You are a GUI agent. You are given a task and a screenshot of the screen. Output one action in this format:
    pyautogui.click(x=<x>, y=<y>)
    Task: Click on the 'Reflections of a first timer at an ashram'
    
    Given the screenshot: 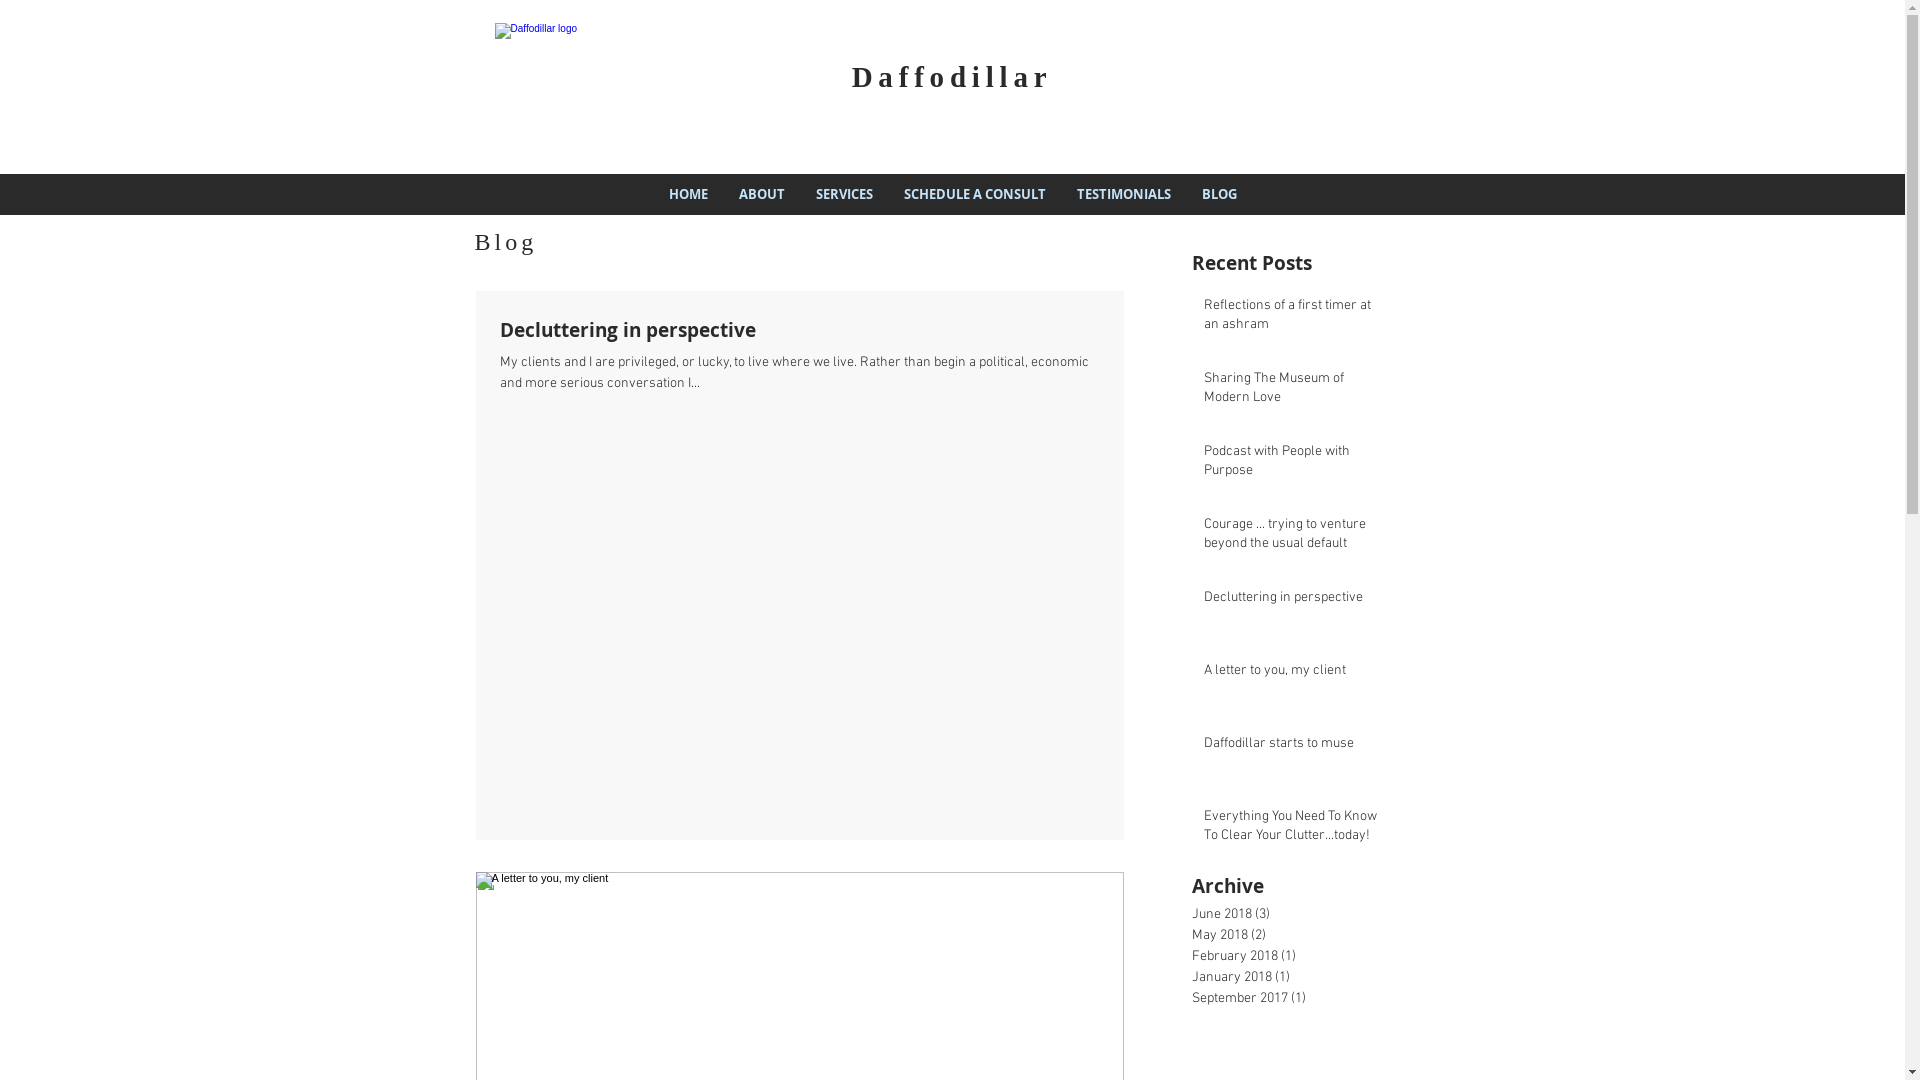 What is the action you would take?
    pyautogui.click(x=1203, y=318)
    